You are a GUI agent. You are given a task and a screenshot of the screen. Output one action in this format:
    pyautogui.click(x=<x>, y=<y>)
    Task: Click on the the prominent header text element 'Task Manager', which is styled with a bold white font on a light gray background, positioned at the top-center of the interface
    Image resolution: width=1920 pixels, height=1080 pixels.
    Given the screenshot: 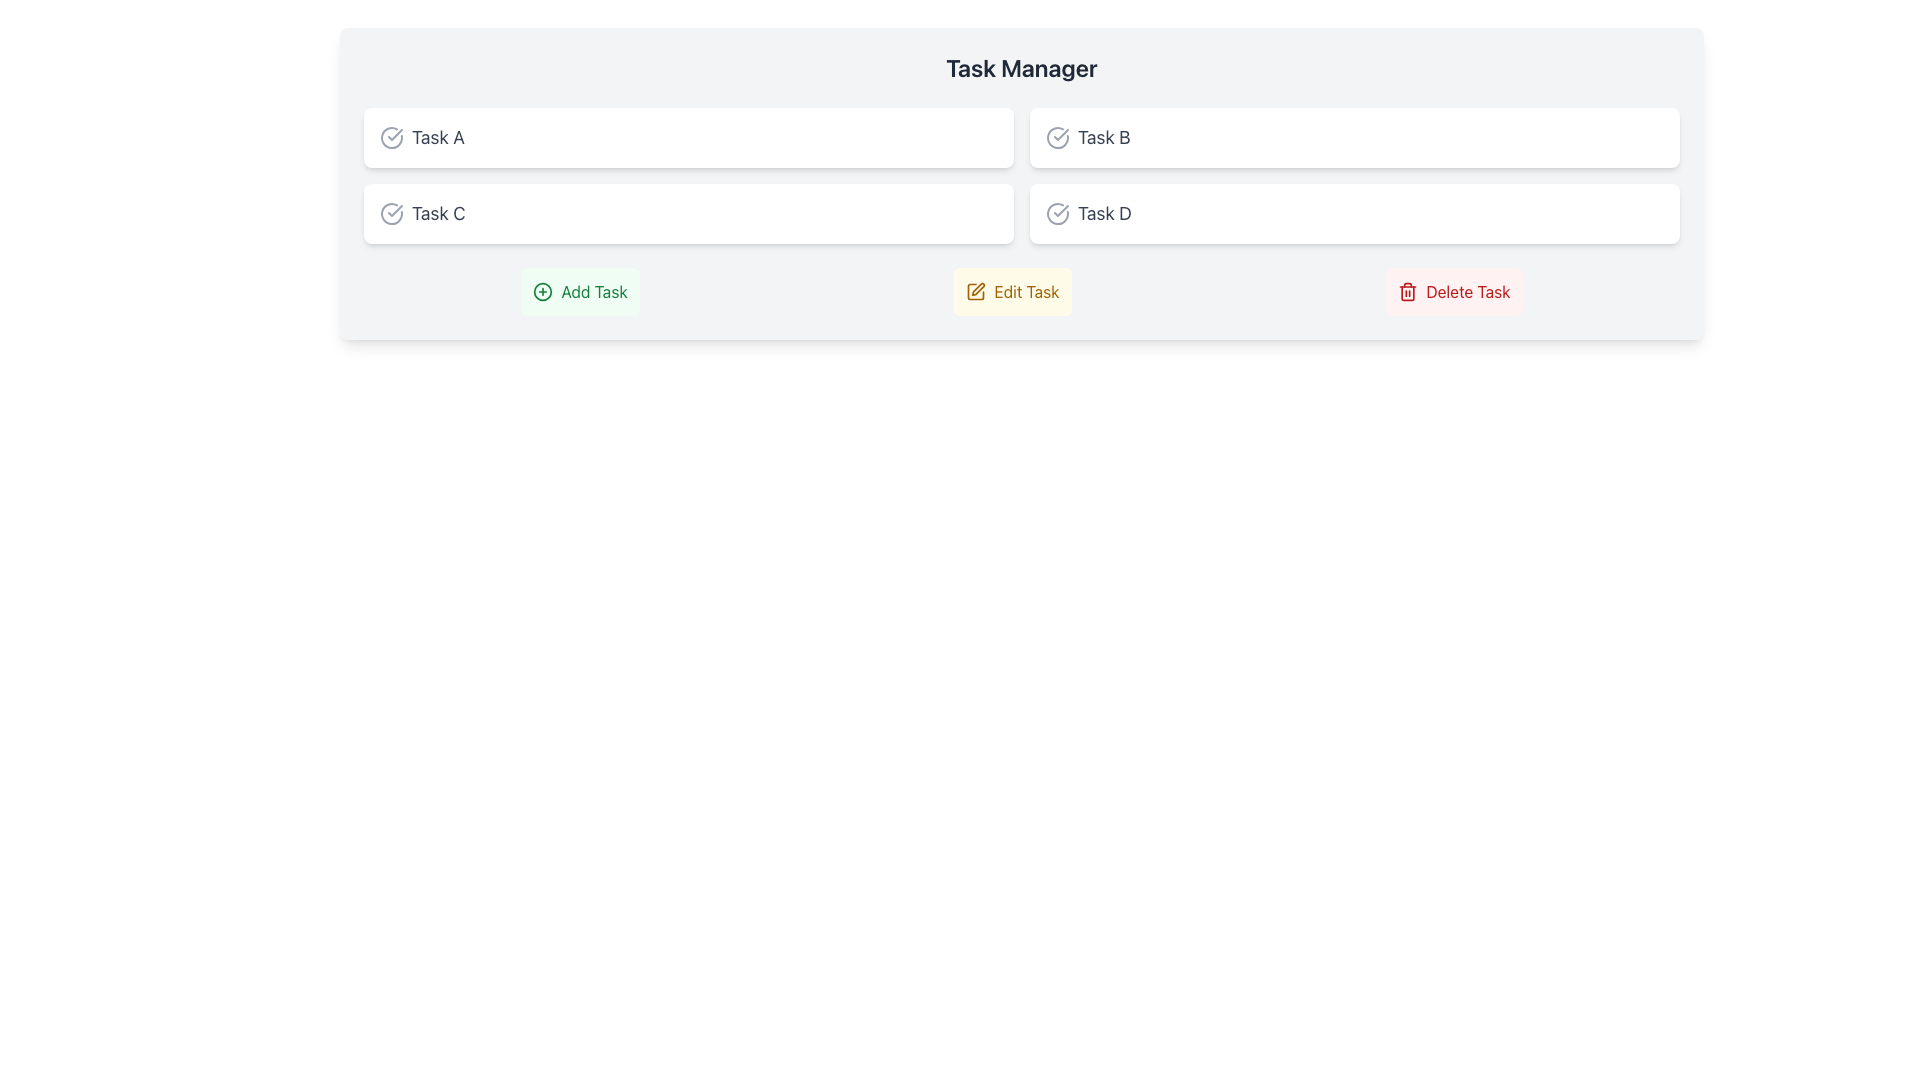 What is the action you would take?
    pyautogui.click(x=1022, y=67)
    